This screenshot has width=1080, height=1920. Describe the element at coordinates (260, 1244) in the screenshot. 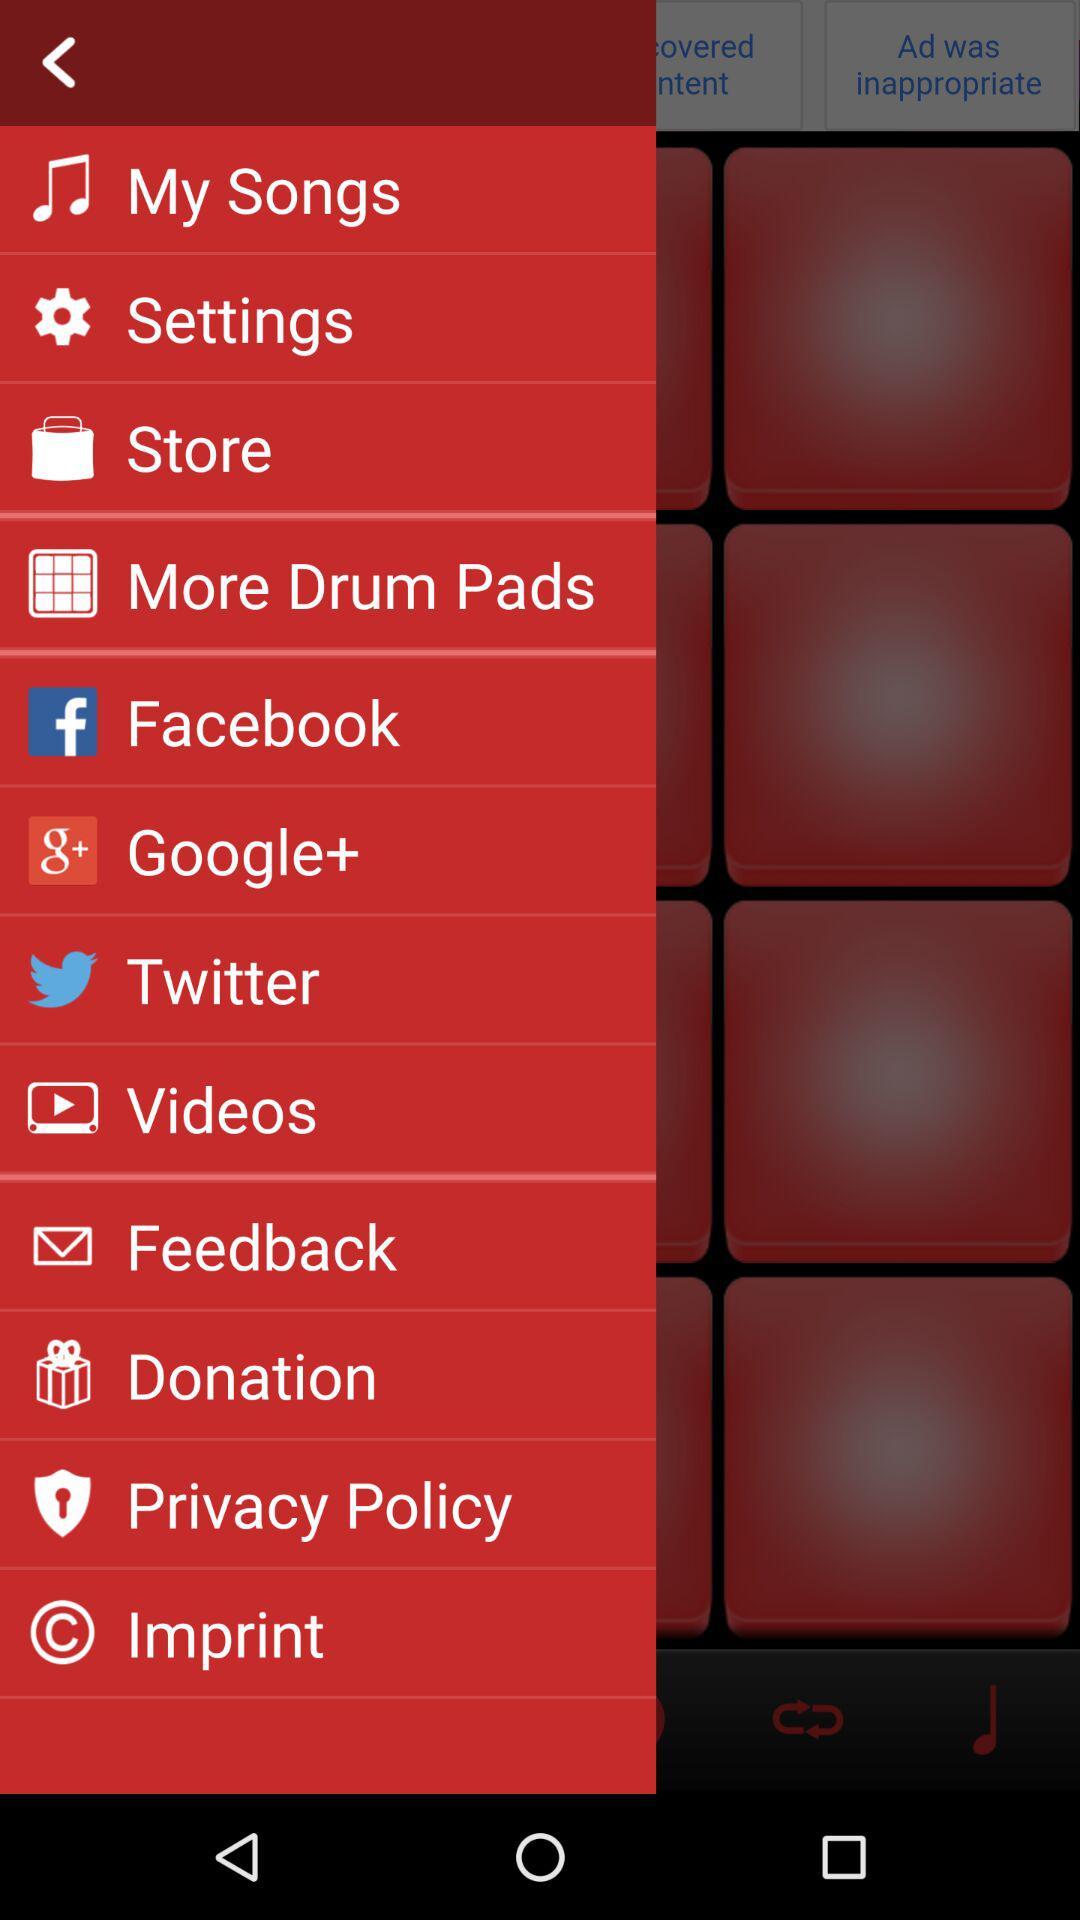

I see `the feedback icon` at that location.